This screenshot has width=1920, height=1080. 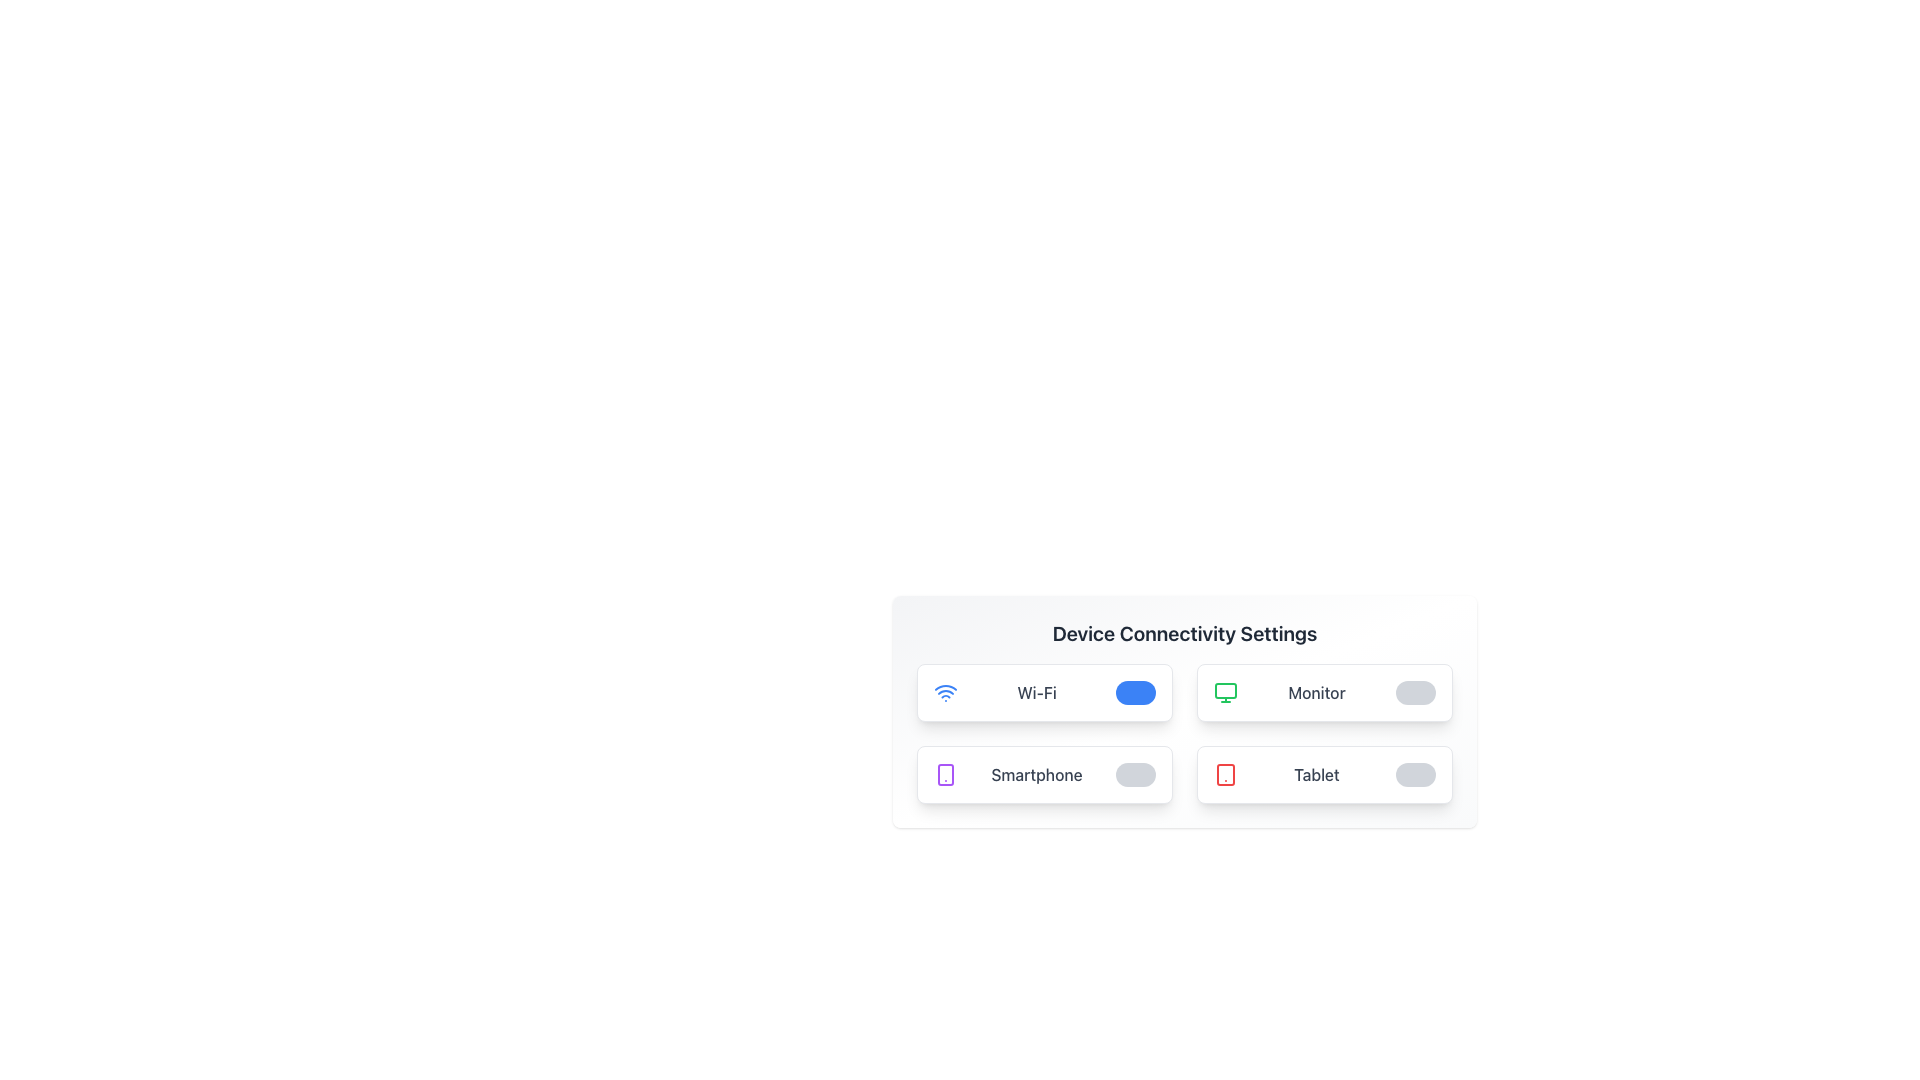 I want to click on the toggle switch for the 'Monitor' feature in the 'Device Connectivity Settings' section to change its state, so click(x=1415, y=692).